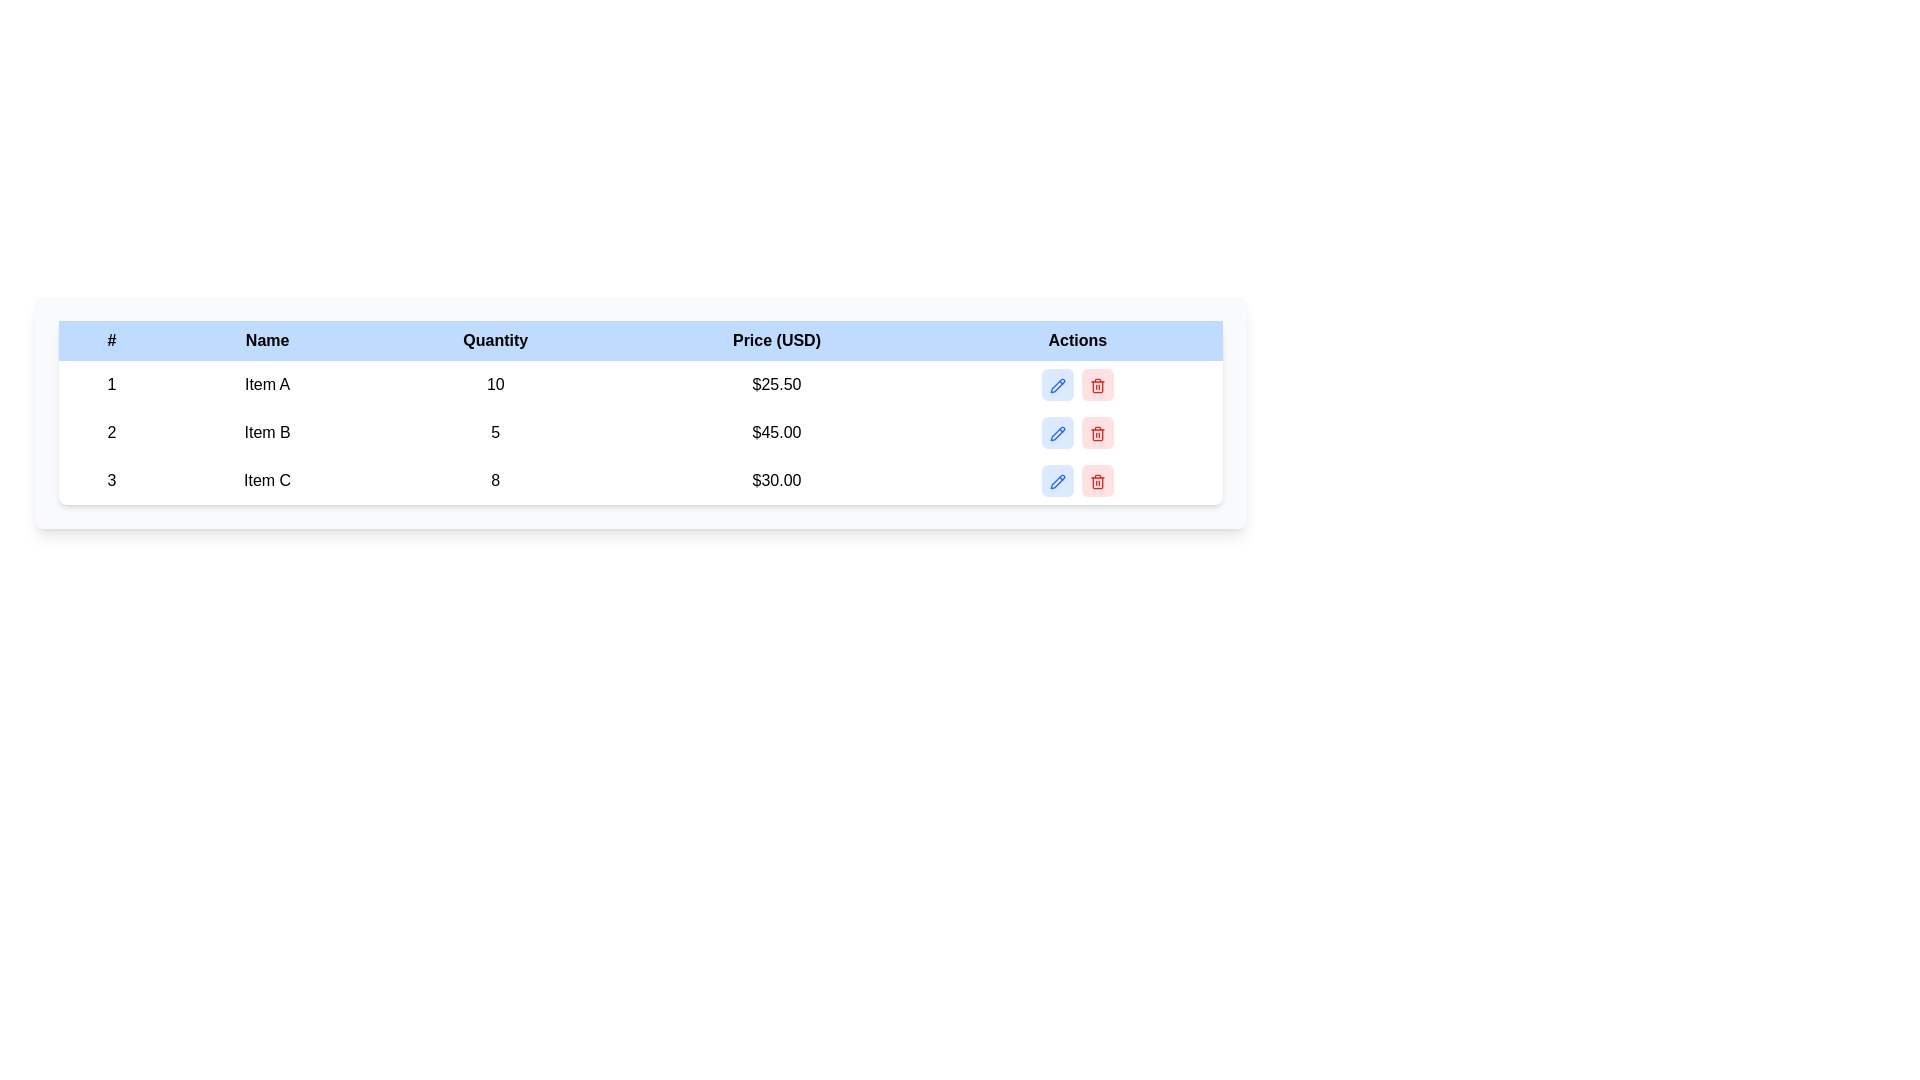 The height and width of the screenshot is (1080, 1920). Describe the element at coordinates (1096, 431) in the screenshot. I see `the delete button with an icon in the 'Actions' column of the second row to initiate the deletion process for the corresponding item` at that location.